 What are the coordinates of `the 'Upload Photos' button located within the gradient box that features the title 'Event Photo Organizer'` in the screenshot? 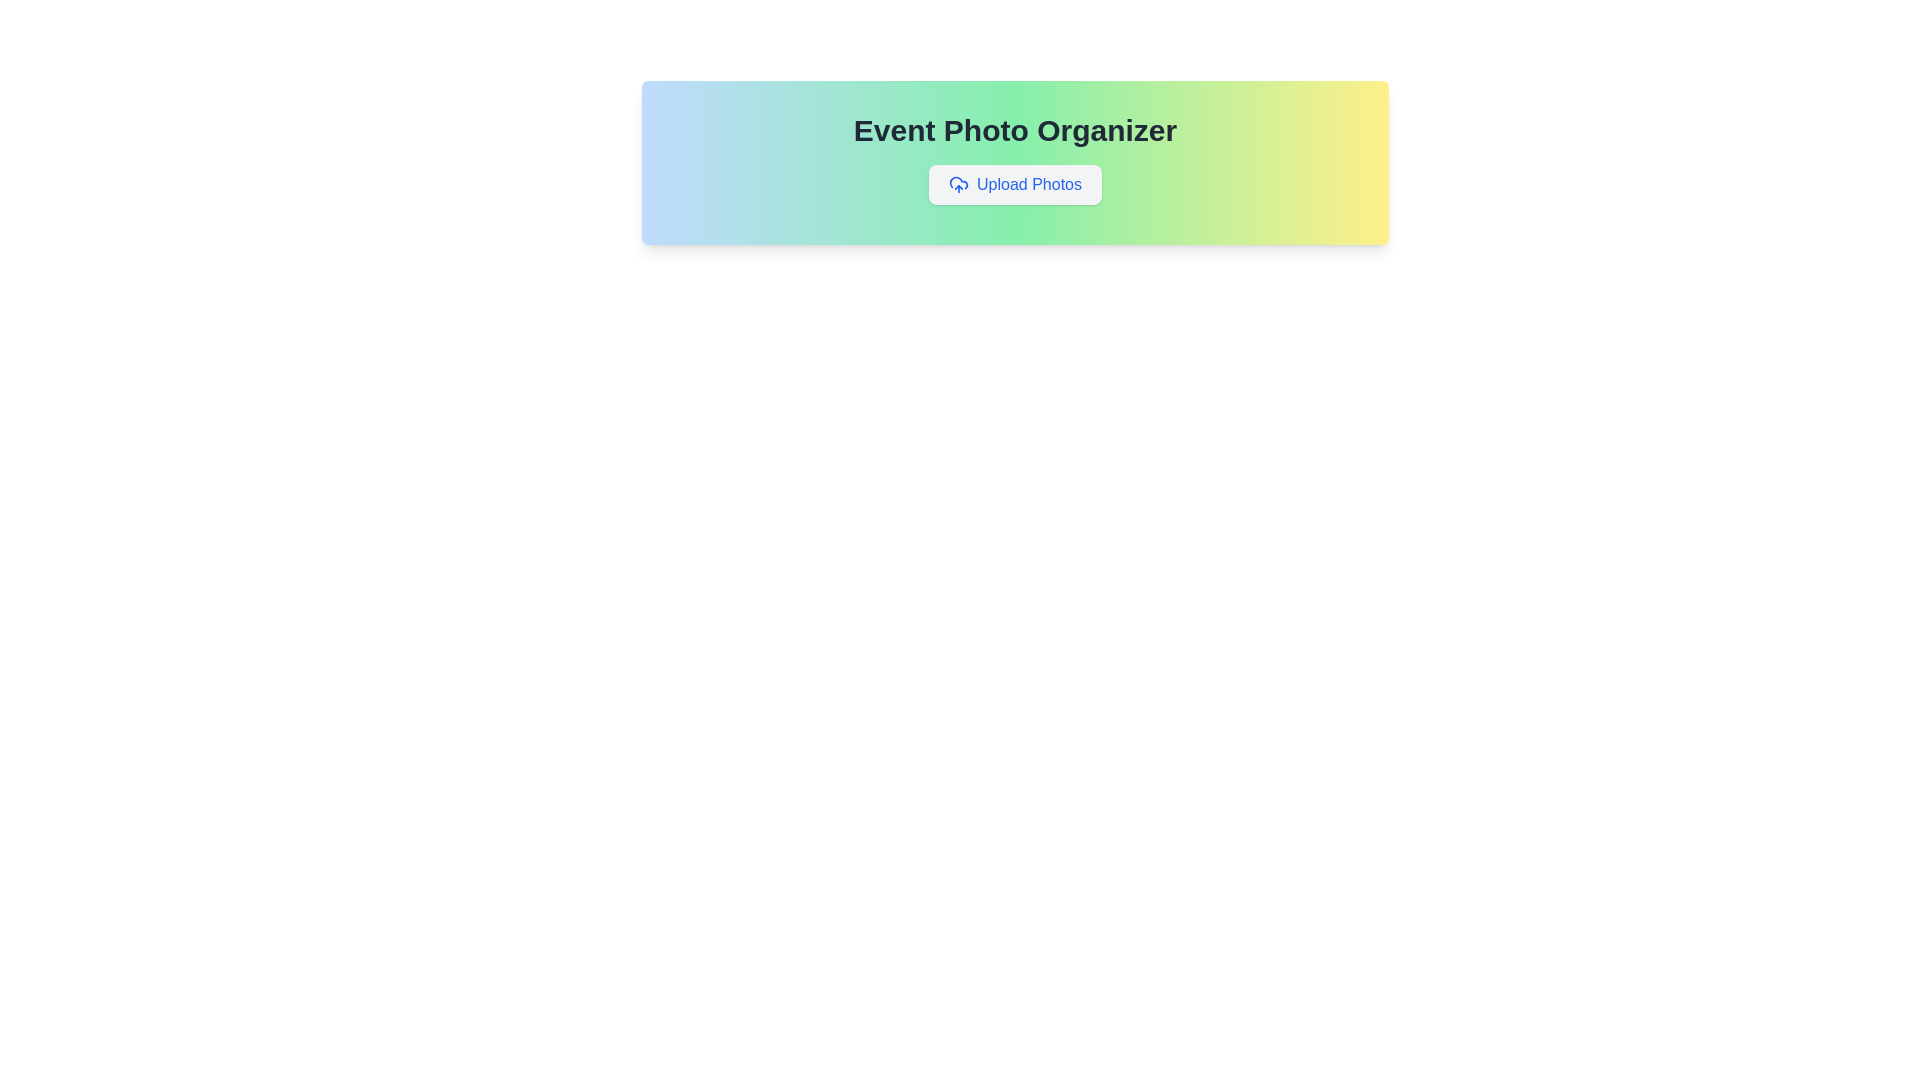 It's located at (1015, 161).